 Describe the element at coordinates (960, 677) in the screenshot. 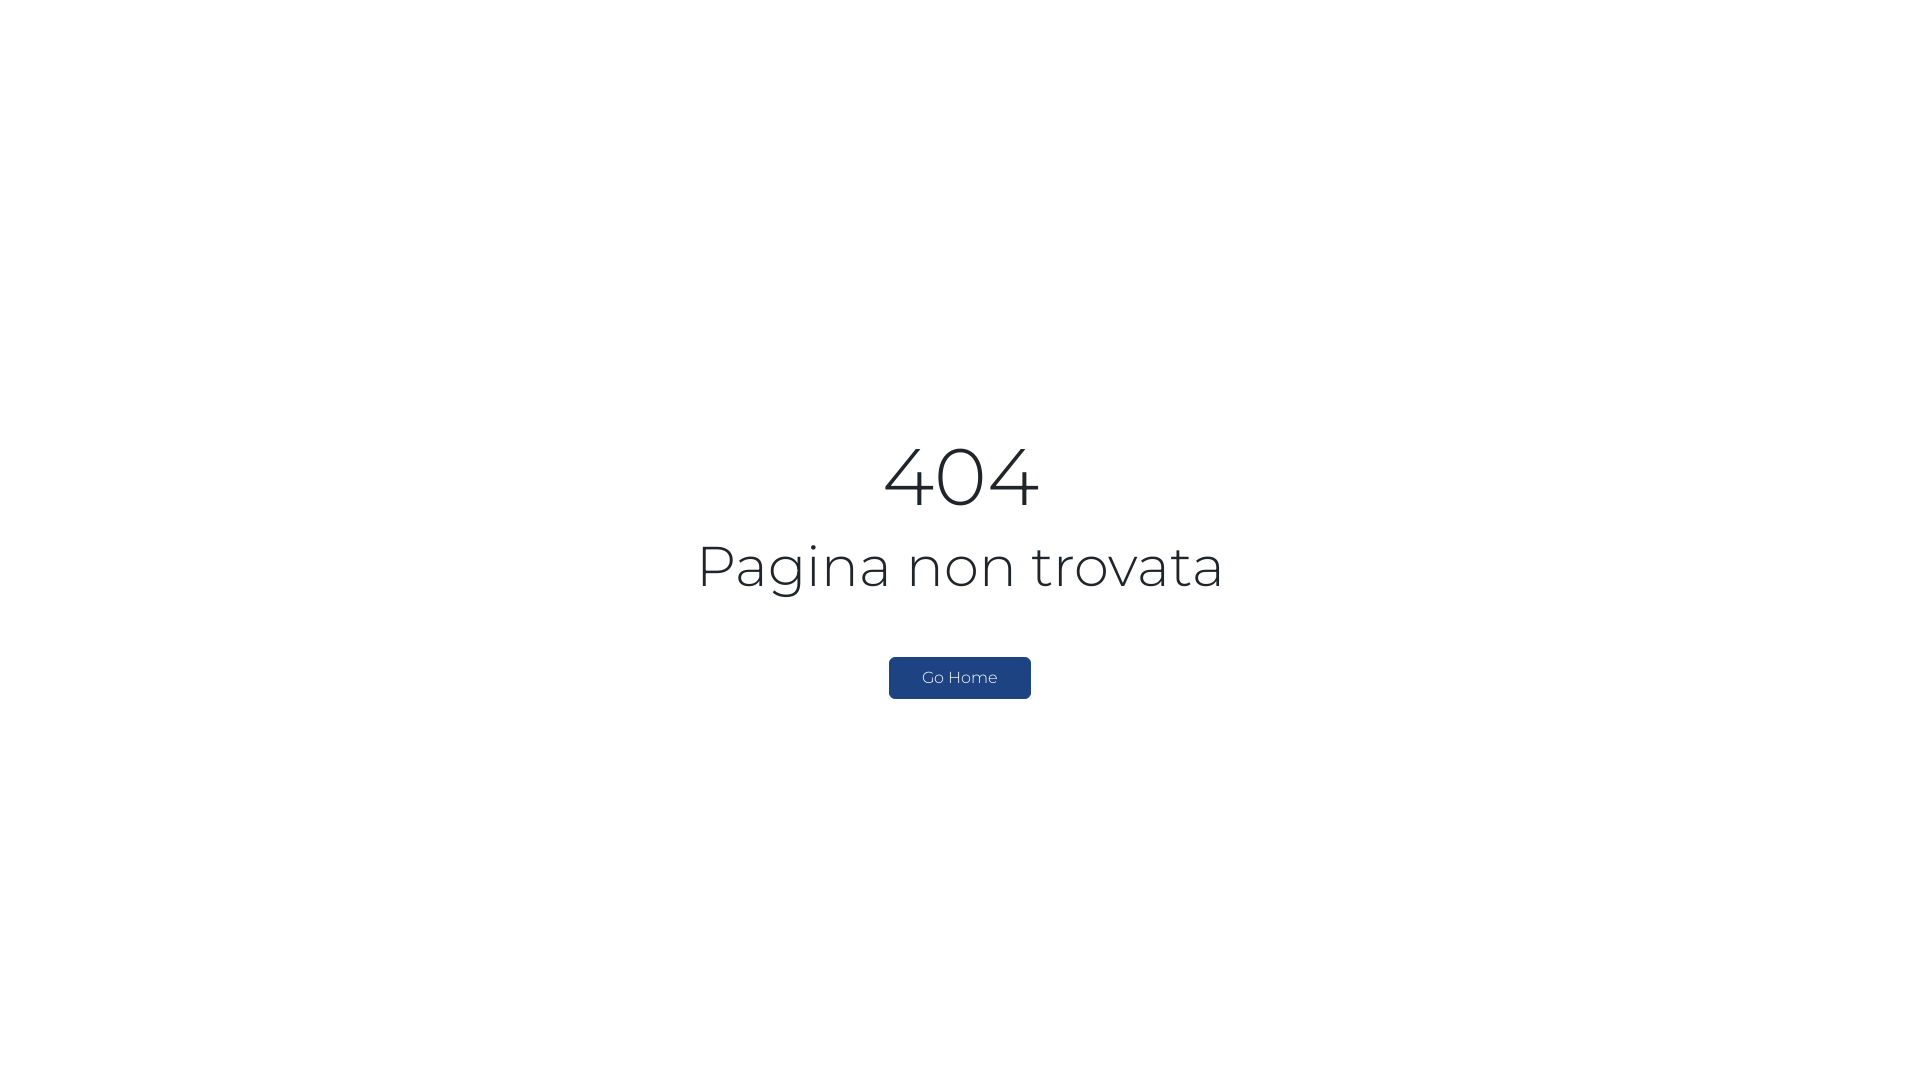

I see `'Go Home'` at that location.